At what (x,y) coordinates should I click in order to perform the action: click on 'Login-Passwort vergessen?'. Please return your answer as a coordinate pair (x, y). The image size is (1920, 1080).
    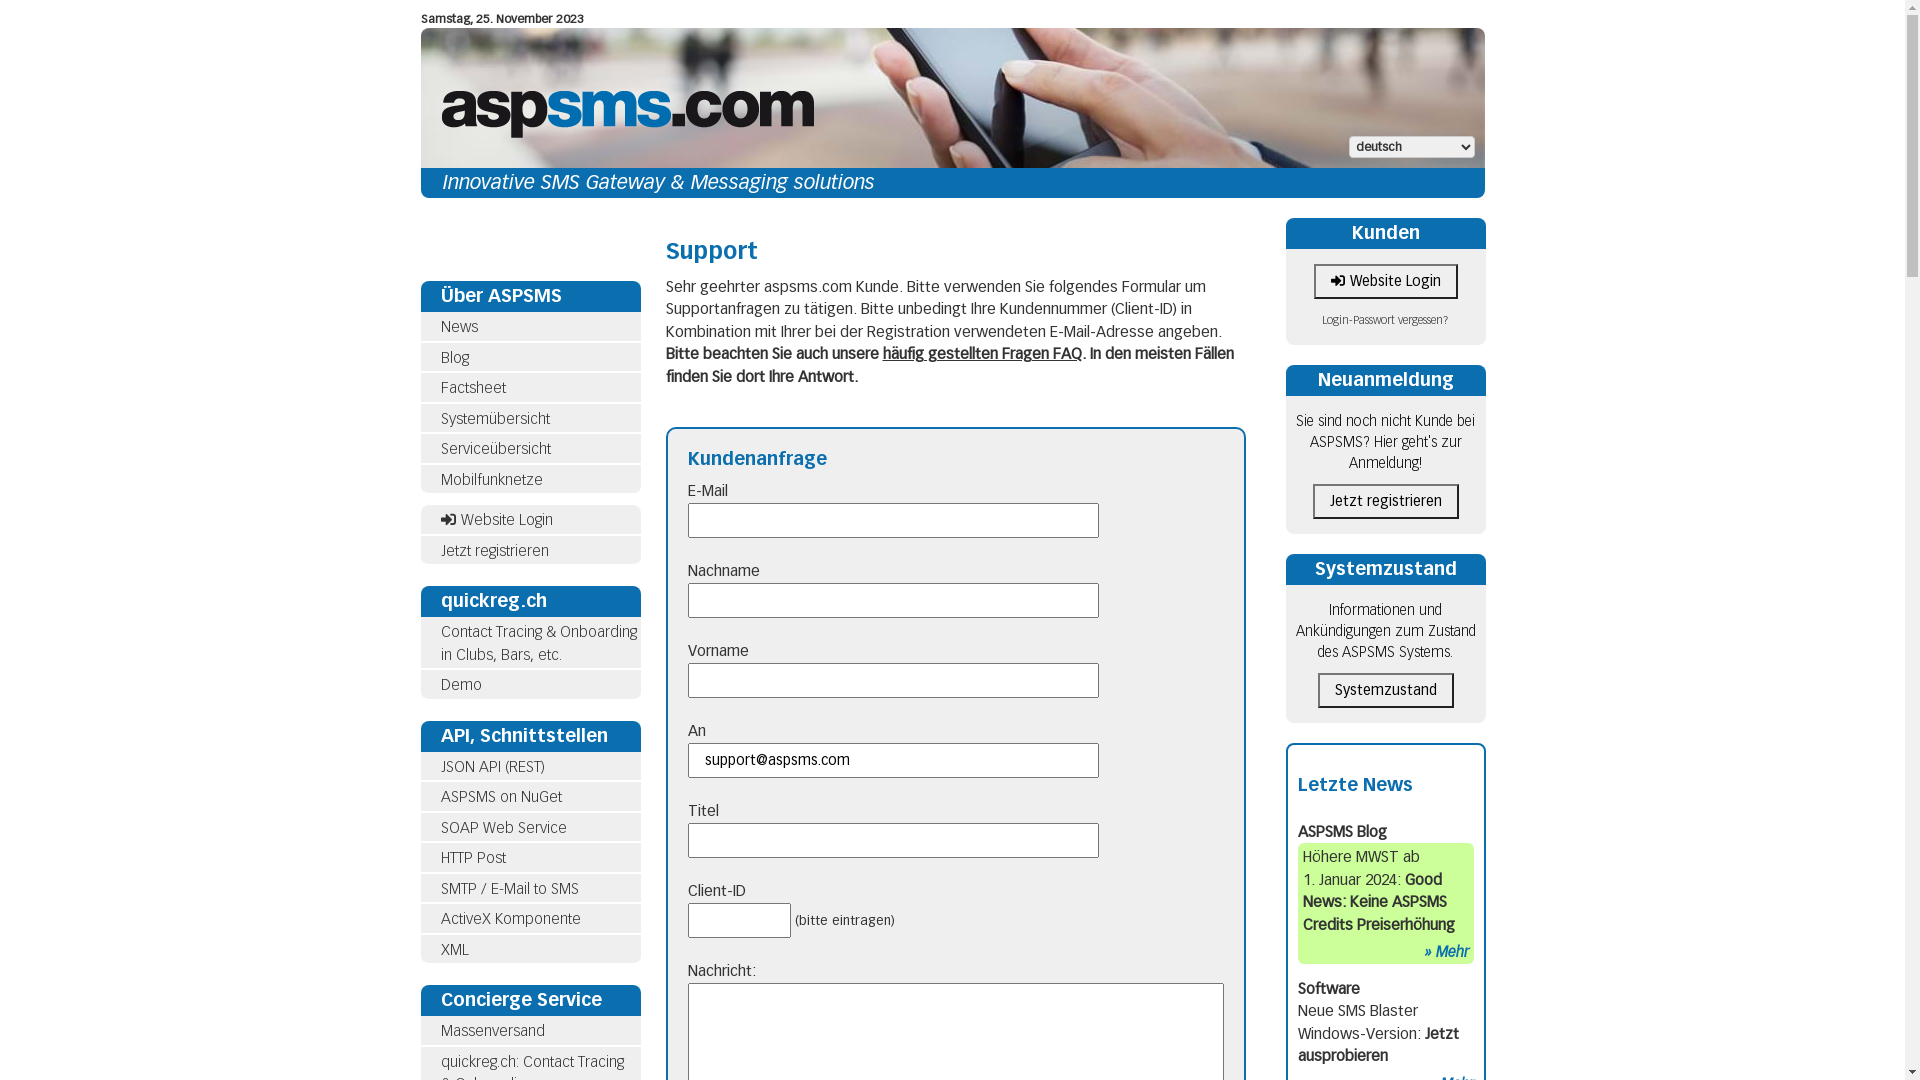
    Looking at the image, I should click on (1384, 319).